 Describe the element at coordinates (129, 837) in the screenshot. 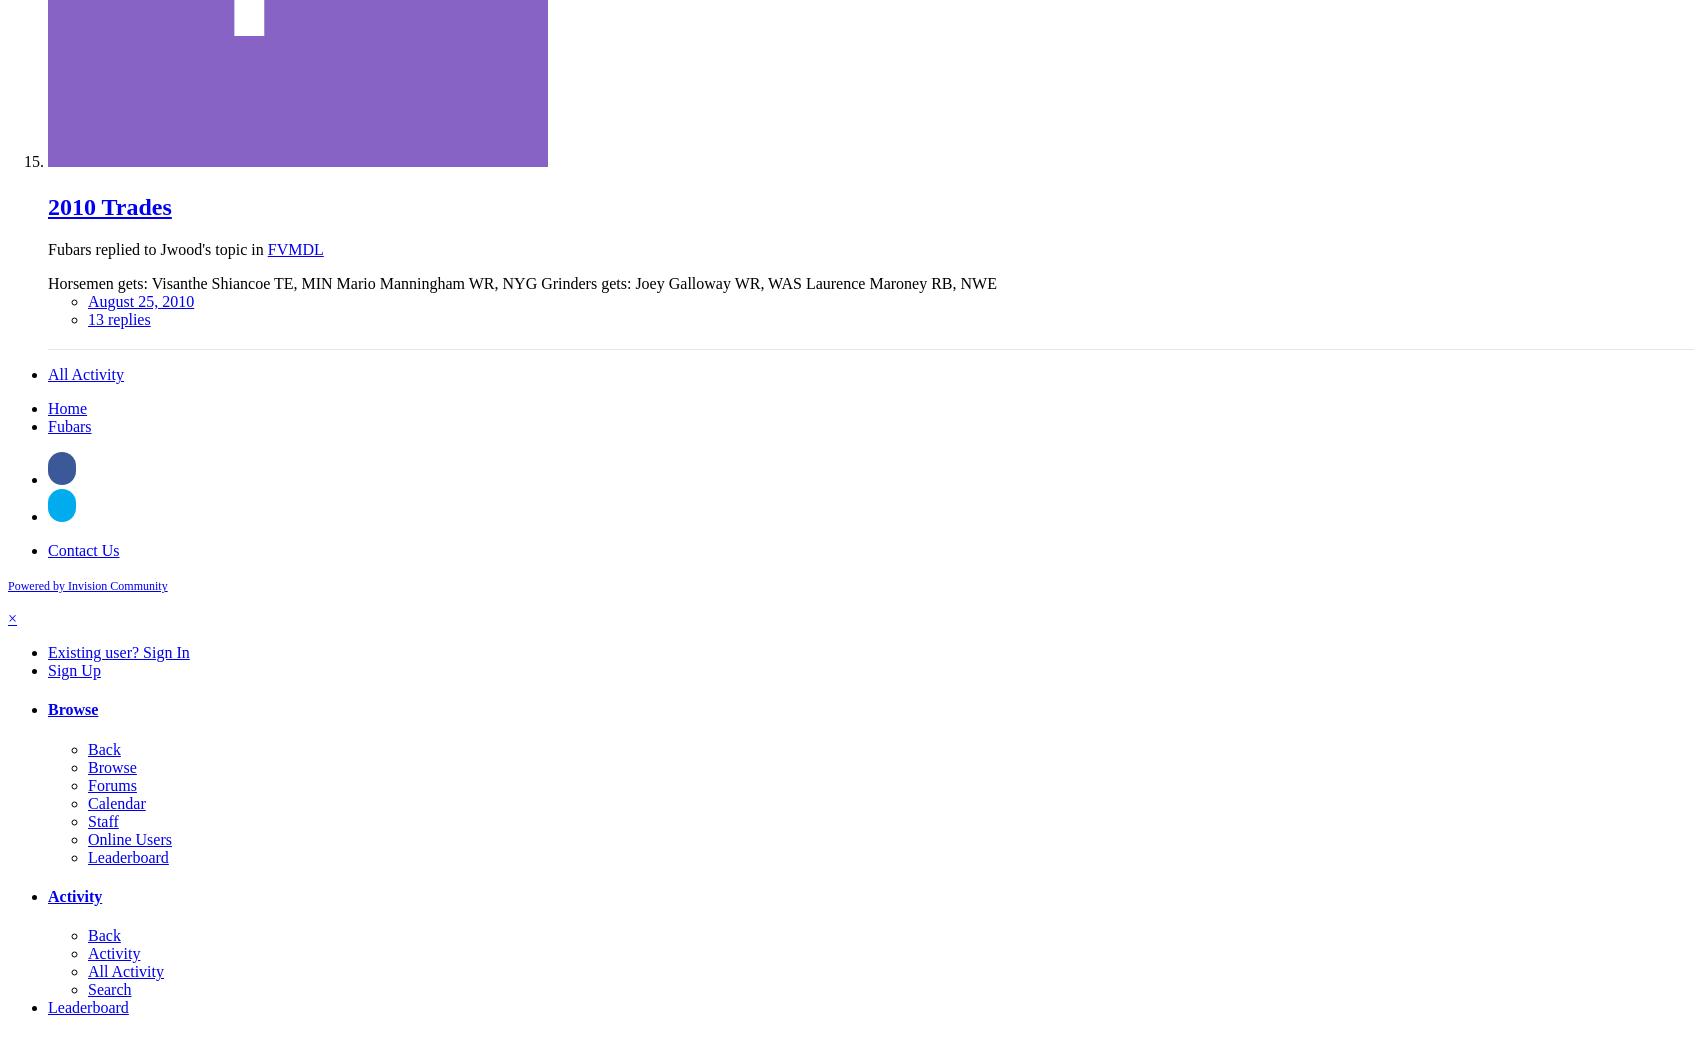

I see `'Online Users'` at that location.